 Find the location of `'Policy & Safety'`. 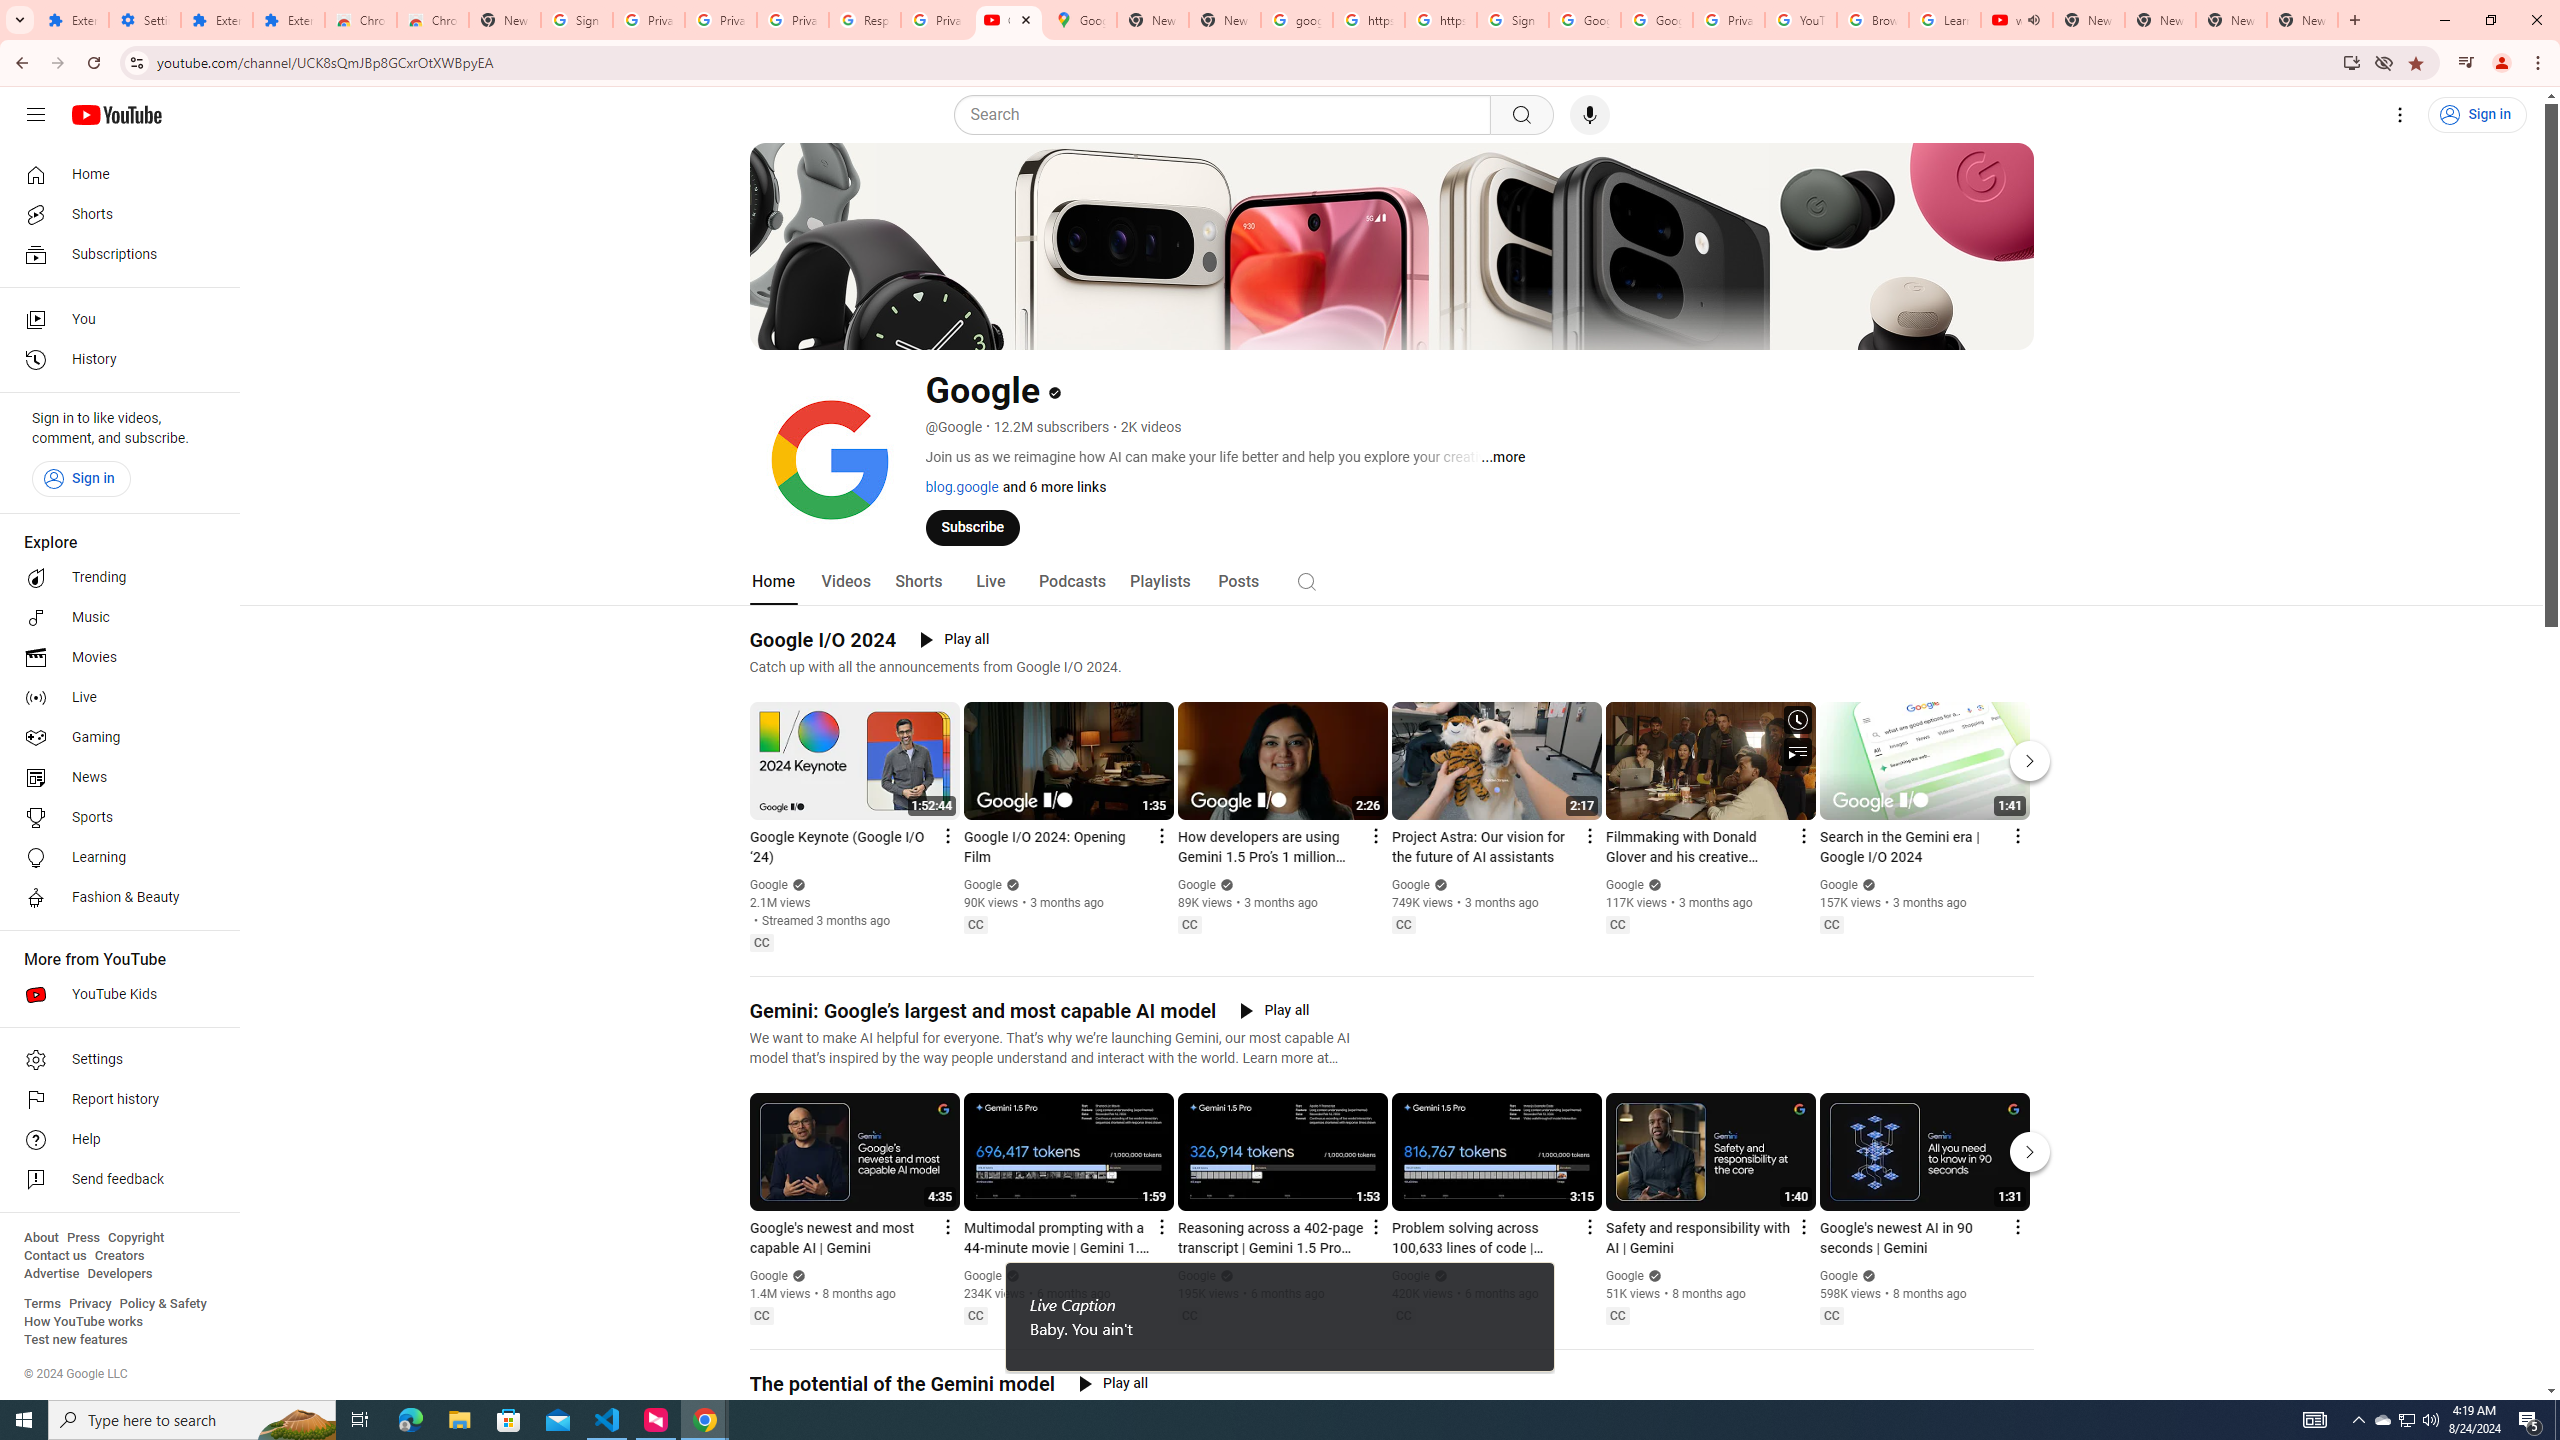

'Policy & Safety' is located at coordinates (162, 1302).